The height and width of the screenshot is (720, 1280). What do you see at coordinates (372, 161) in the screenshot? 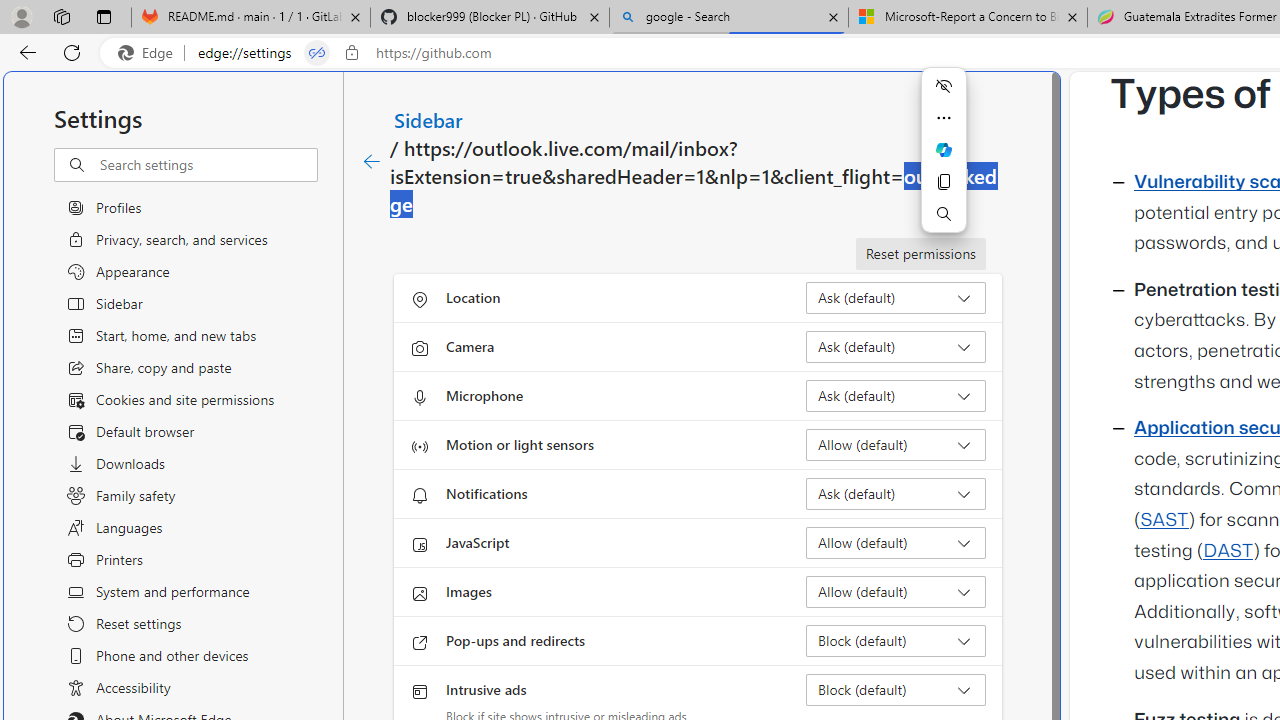
I see `'Go back to Sidebar page.'` at bounding box center [372, 161].